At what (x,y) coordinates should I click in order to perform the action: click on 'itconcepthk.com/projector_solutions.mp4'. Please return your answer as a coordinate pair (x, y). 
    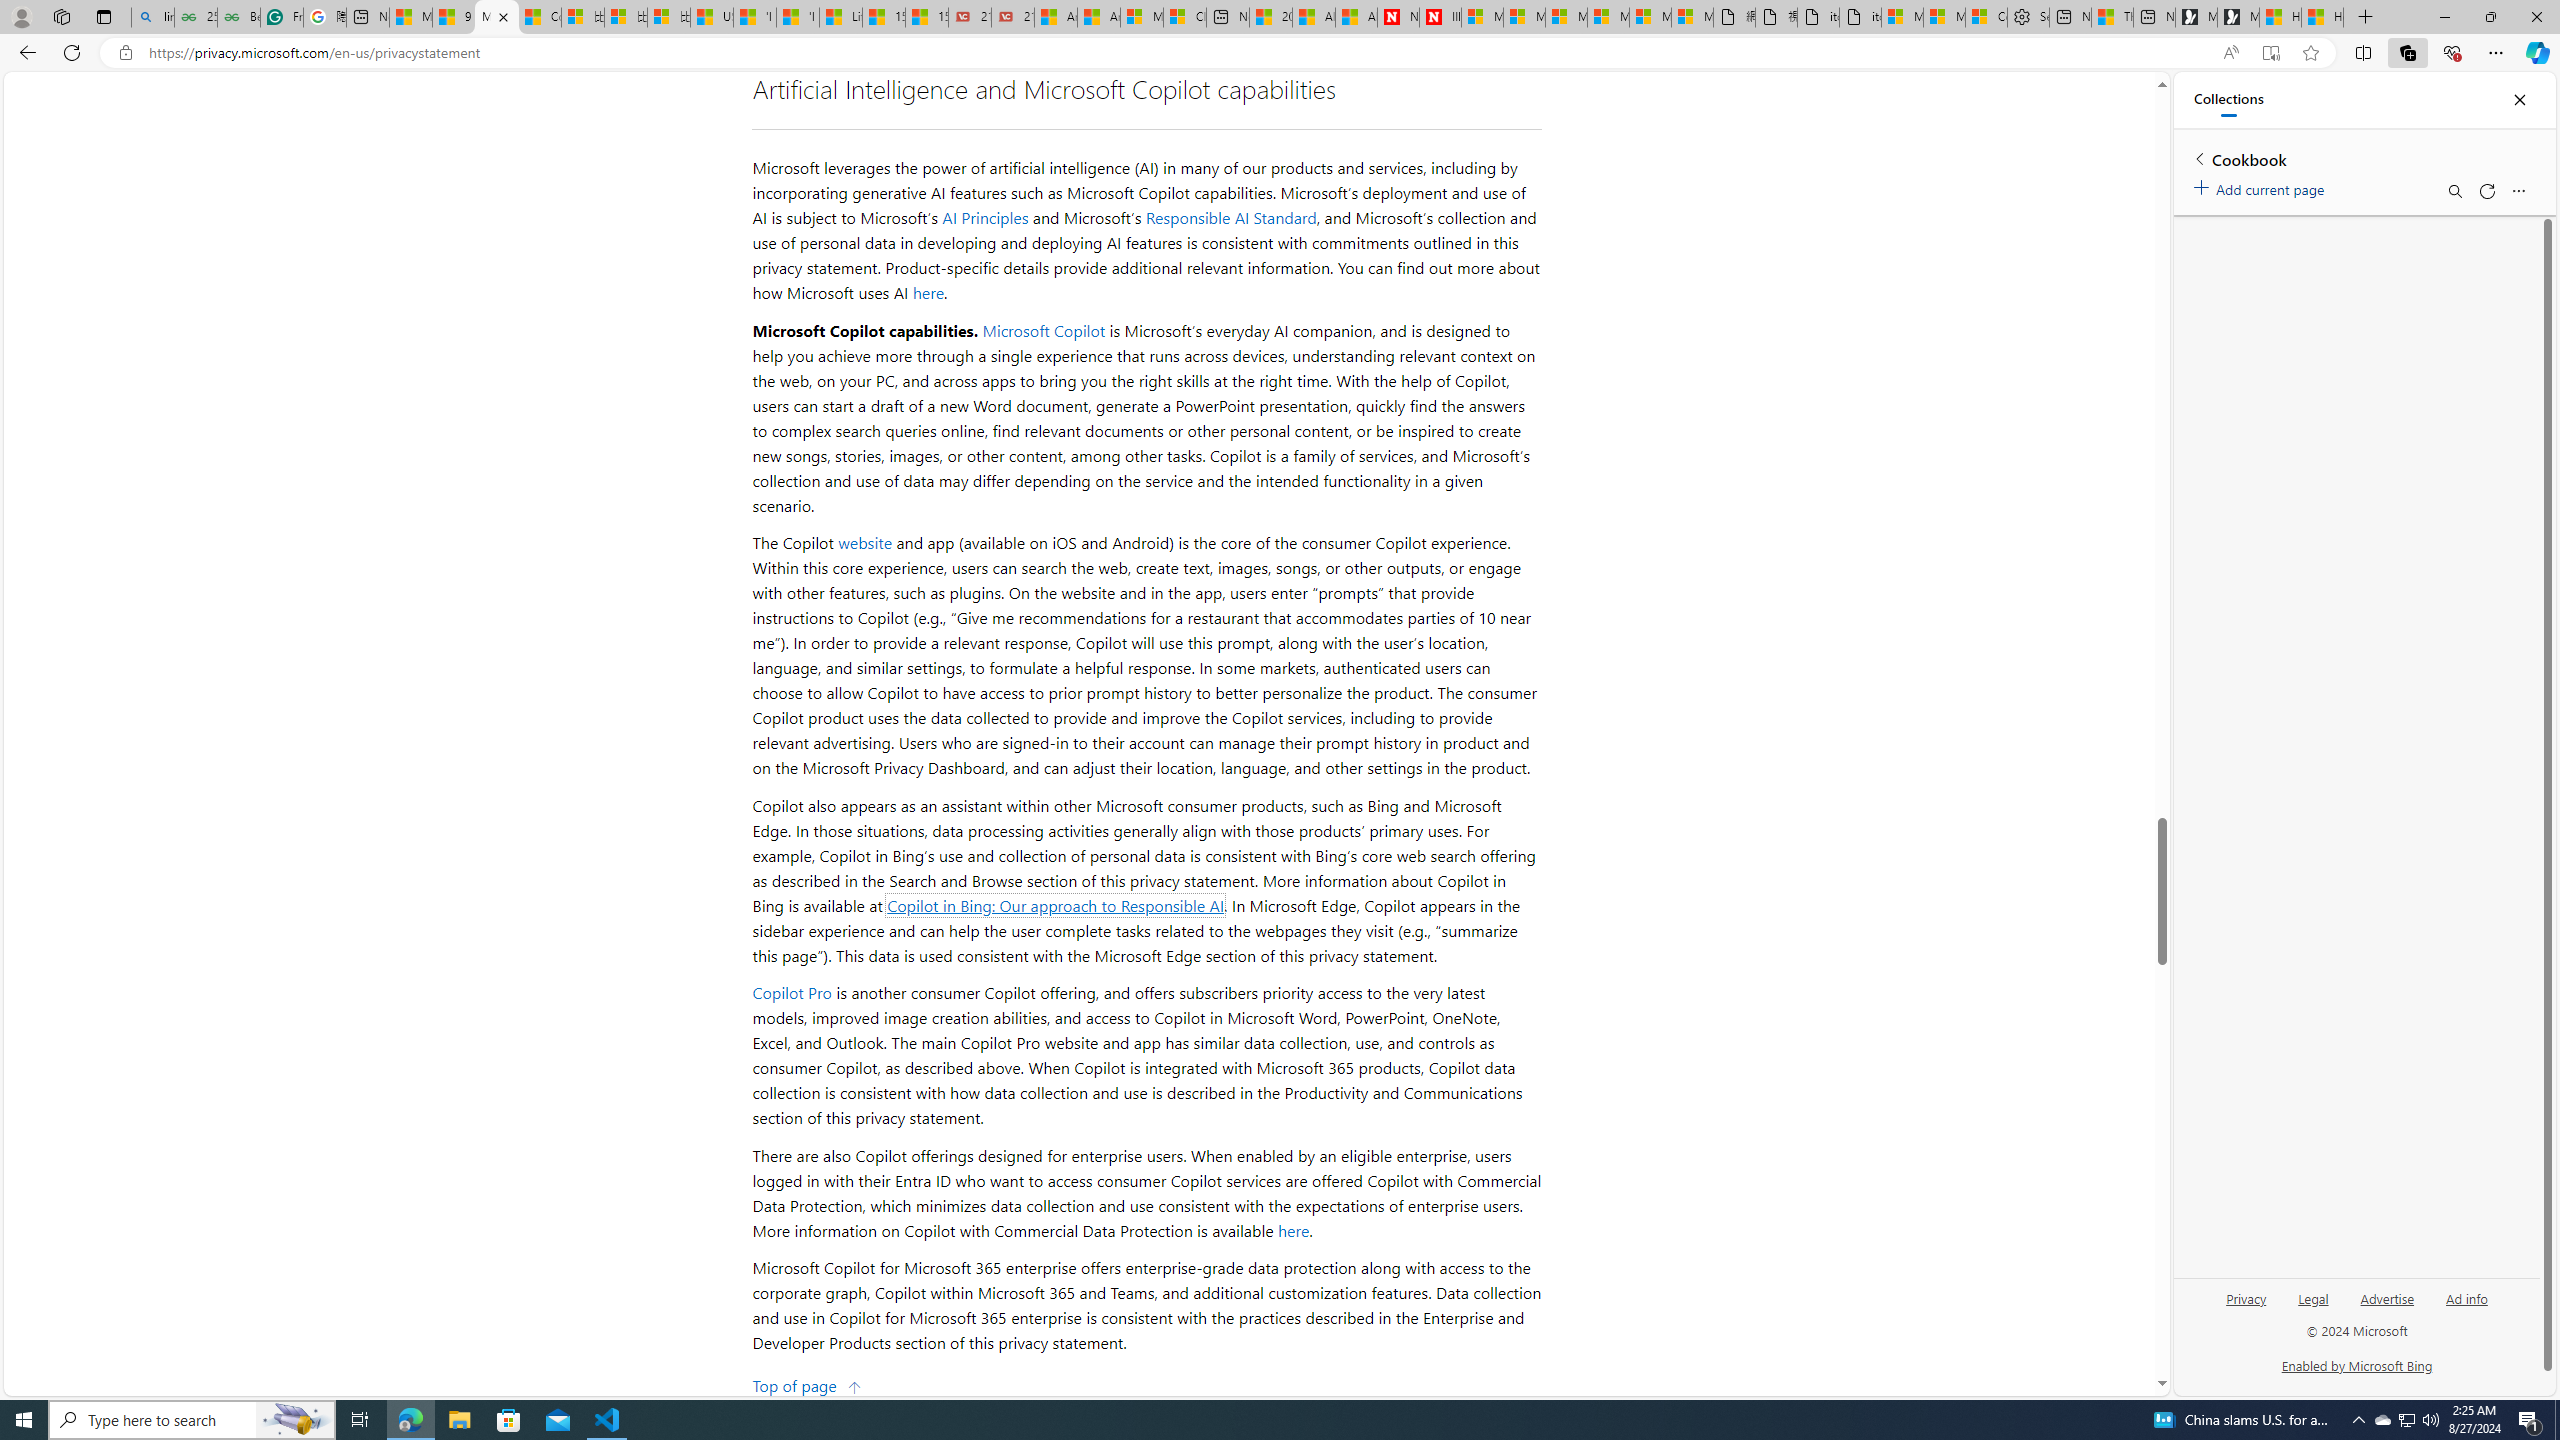
    Looking at the image, I should click on (1858, 16).